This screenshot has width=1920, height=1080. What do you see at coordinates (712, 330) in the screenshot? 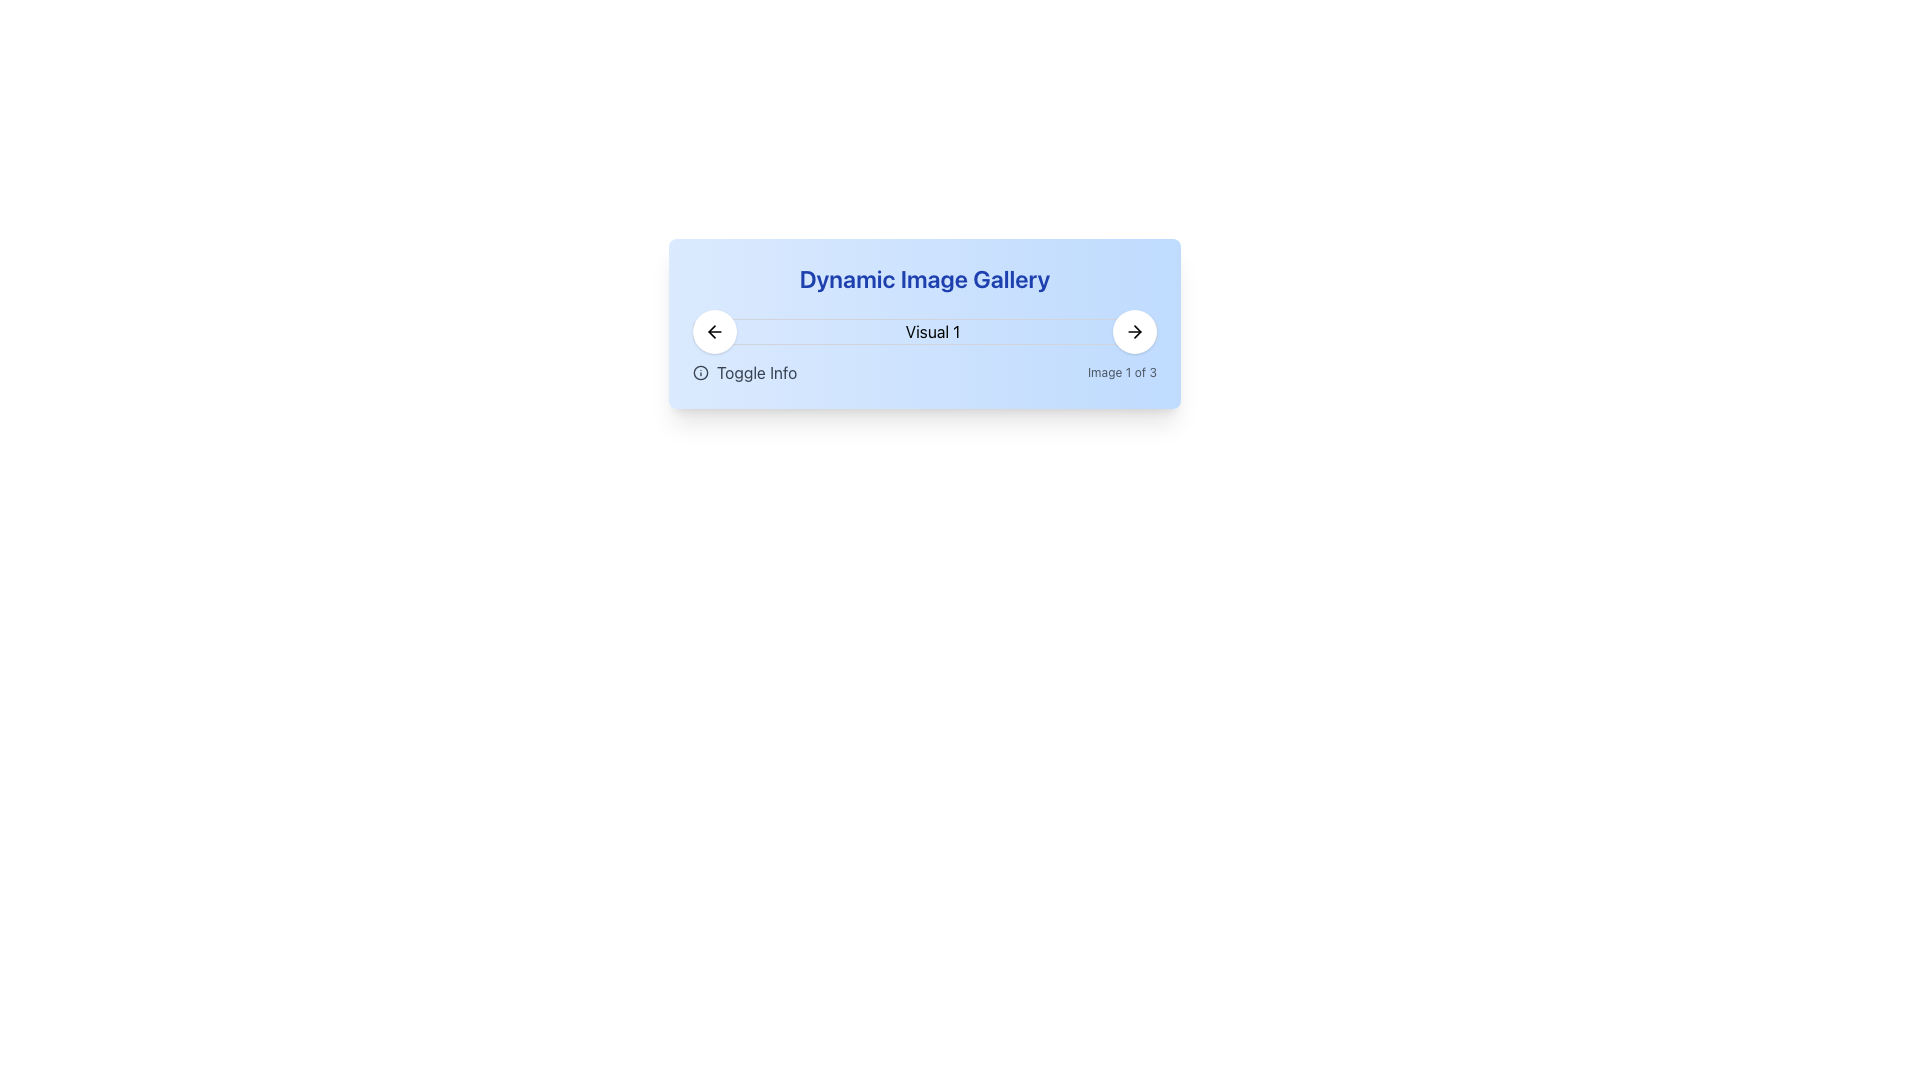
I see `the leftward-facing arrow icon located within the circular button on the left side of the header bar, adjacent to the 'Visual 1' text` at bounding box center [712, 330].